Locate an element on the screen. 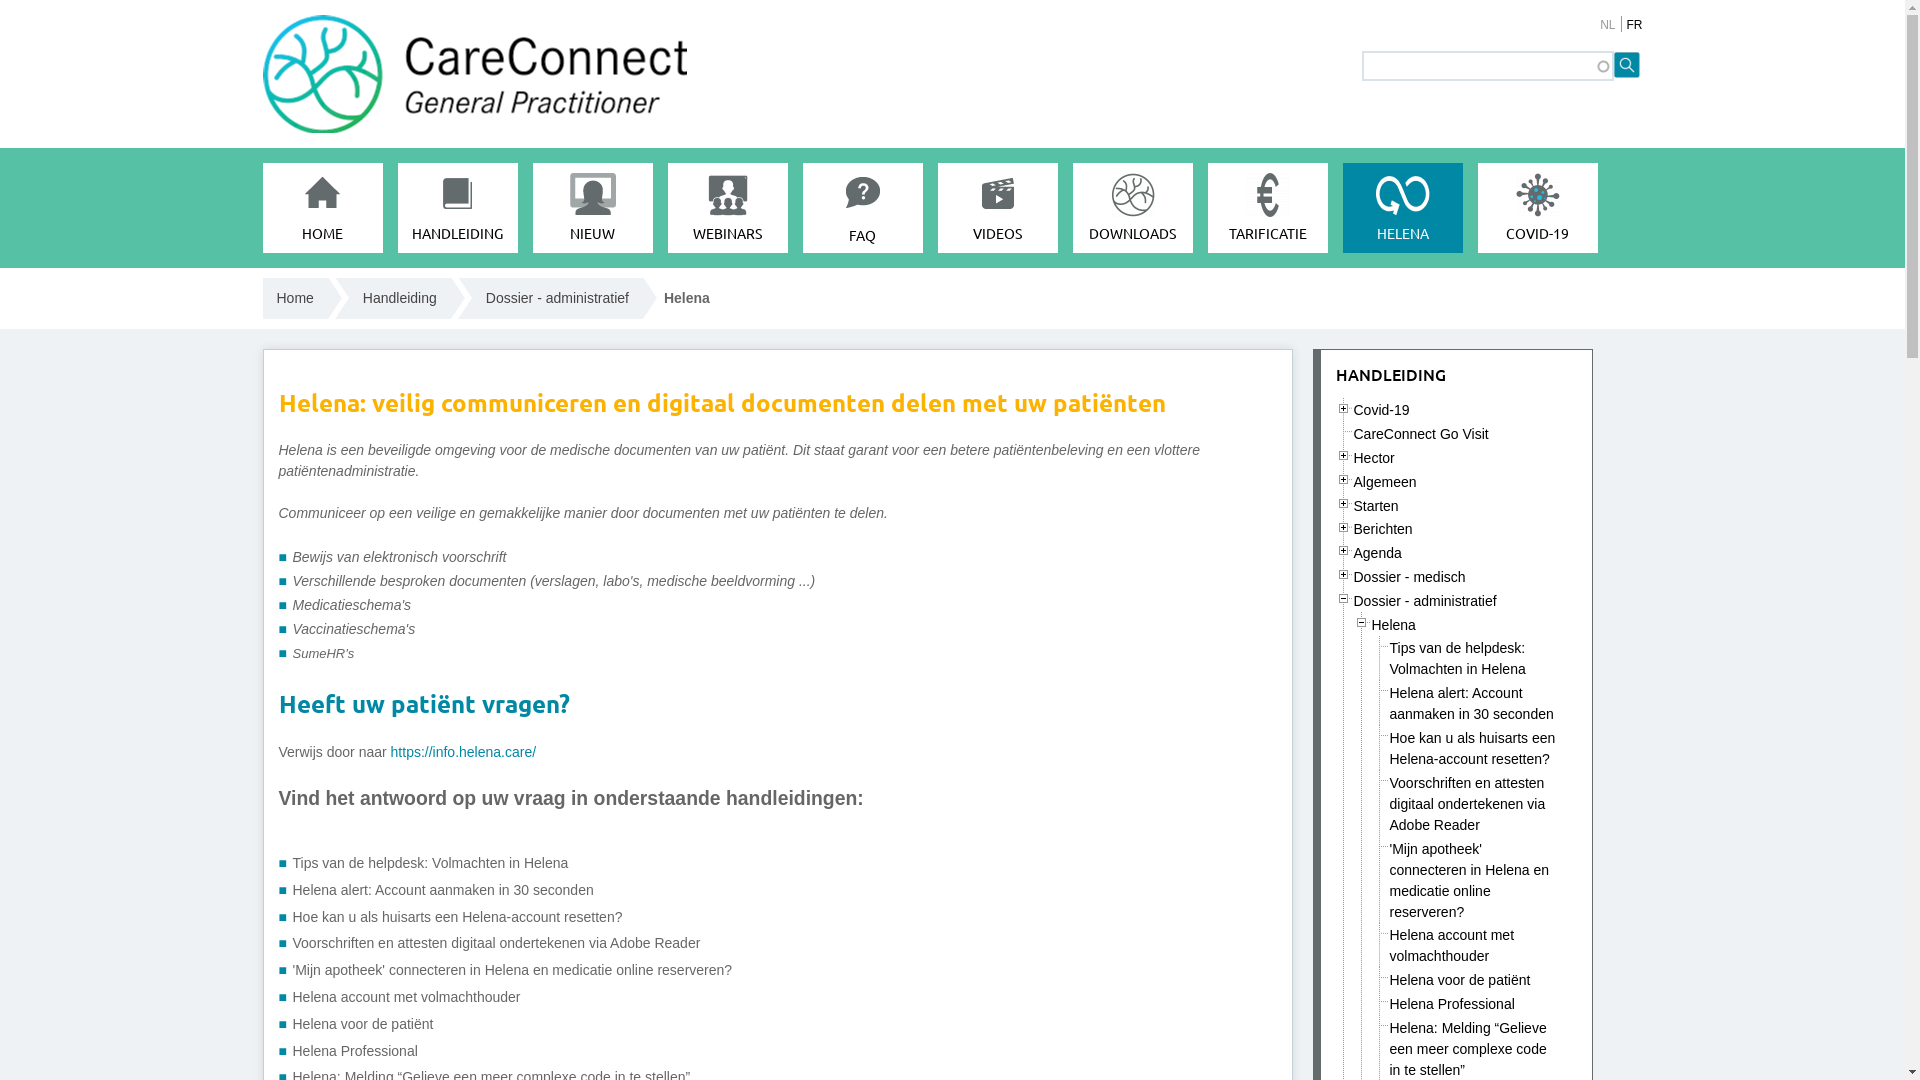 The image size is (1920, 1080). 'CareConnect' is located at coordinates (261, 334).